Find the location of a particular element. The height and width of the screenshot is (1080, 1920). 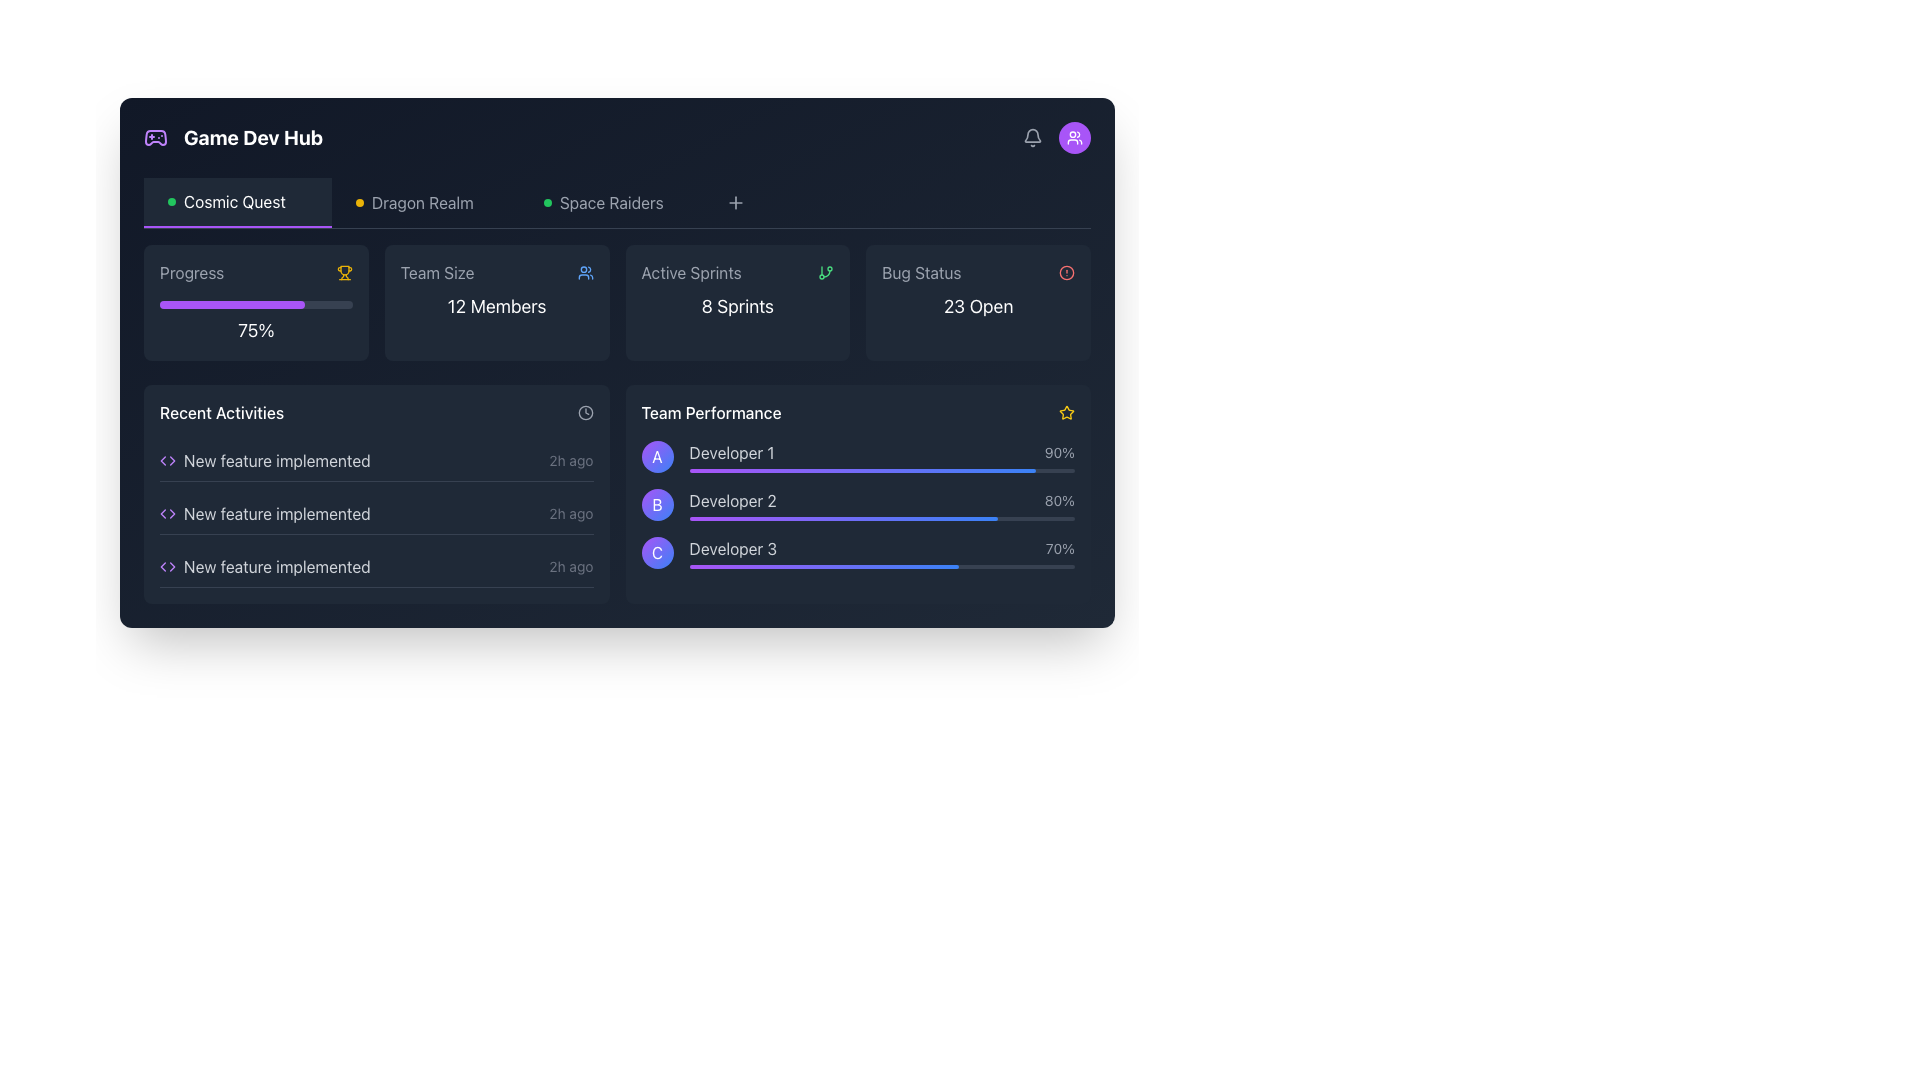

the 'Space Raiders' link located in the horizontal navigation bar is located at coordinates (602, 203).